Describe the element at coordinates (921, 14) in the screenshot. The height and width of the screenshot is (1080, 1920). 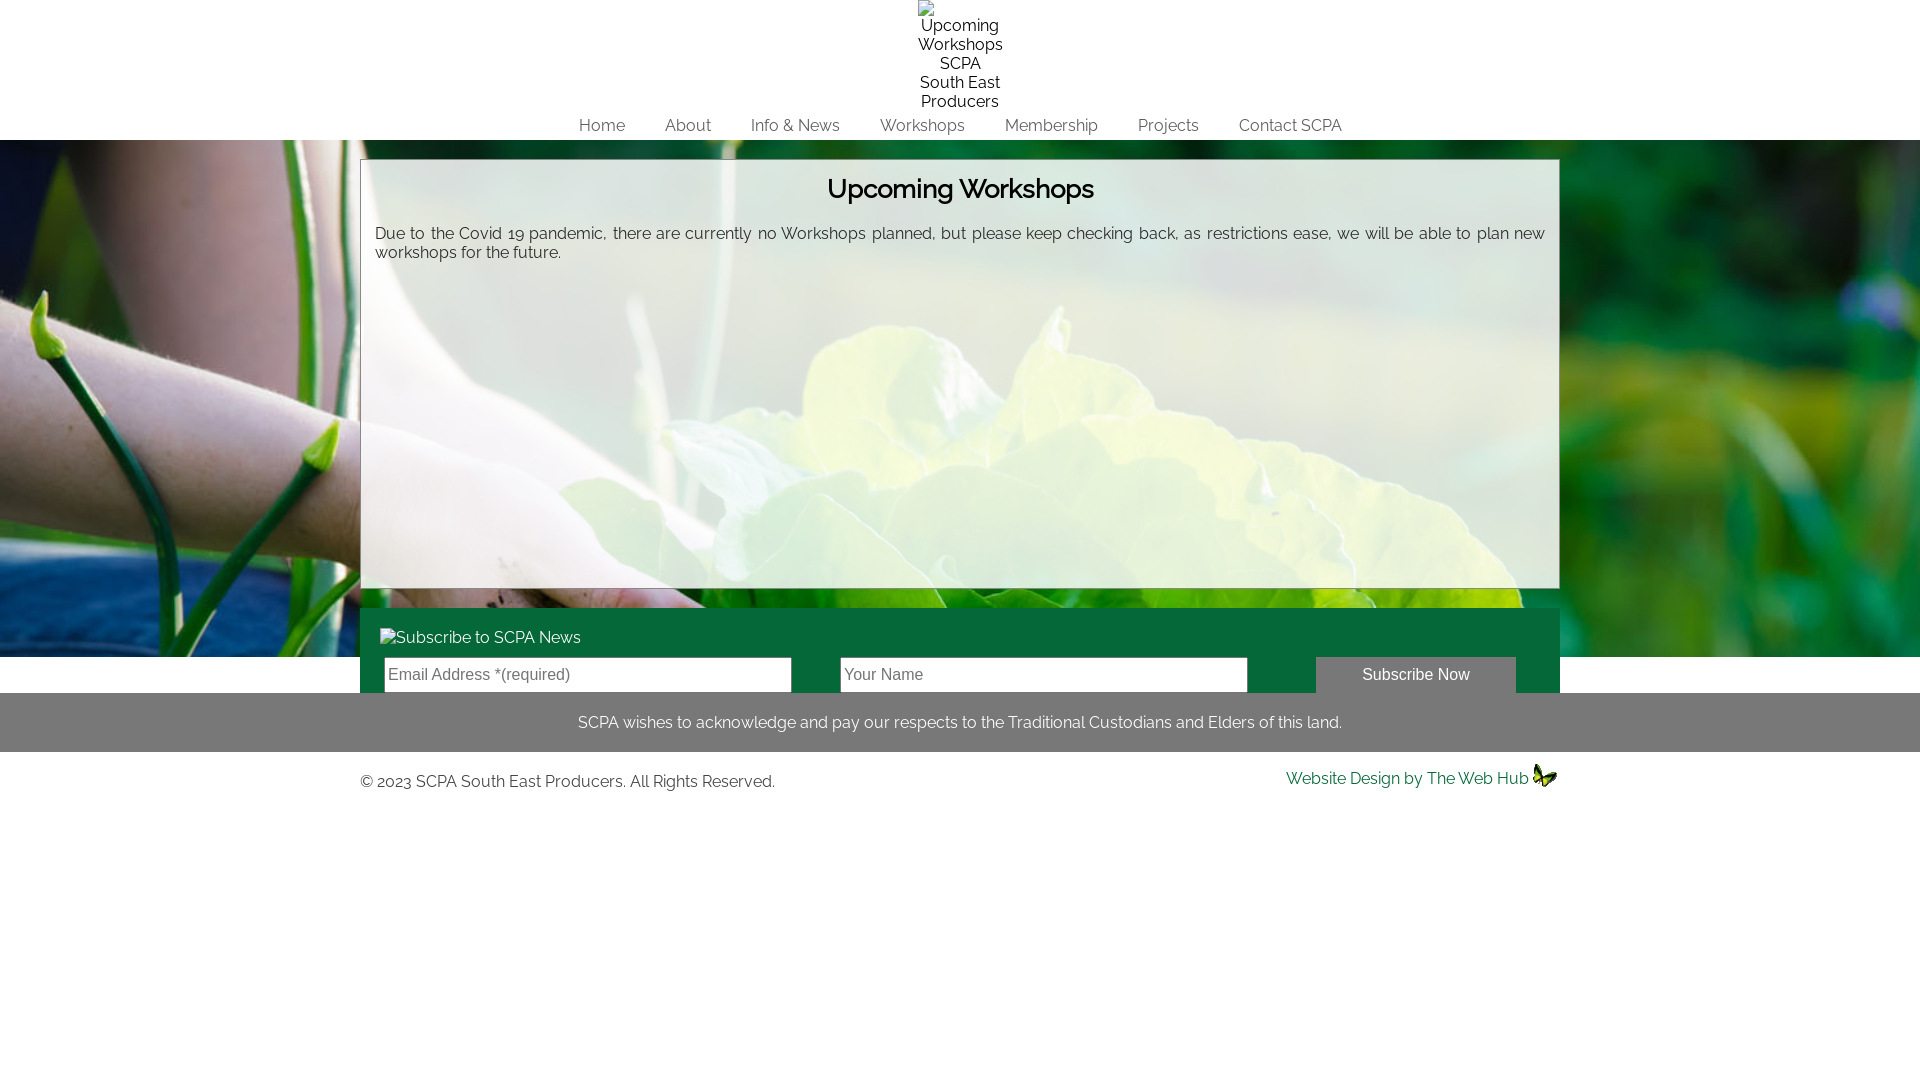
I see `'Workshops'` at that location.